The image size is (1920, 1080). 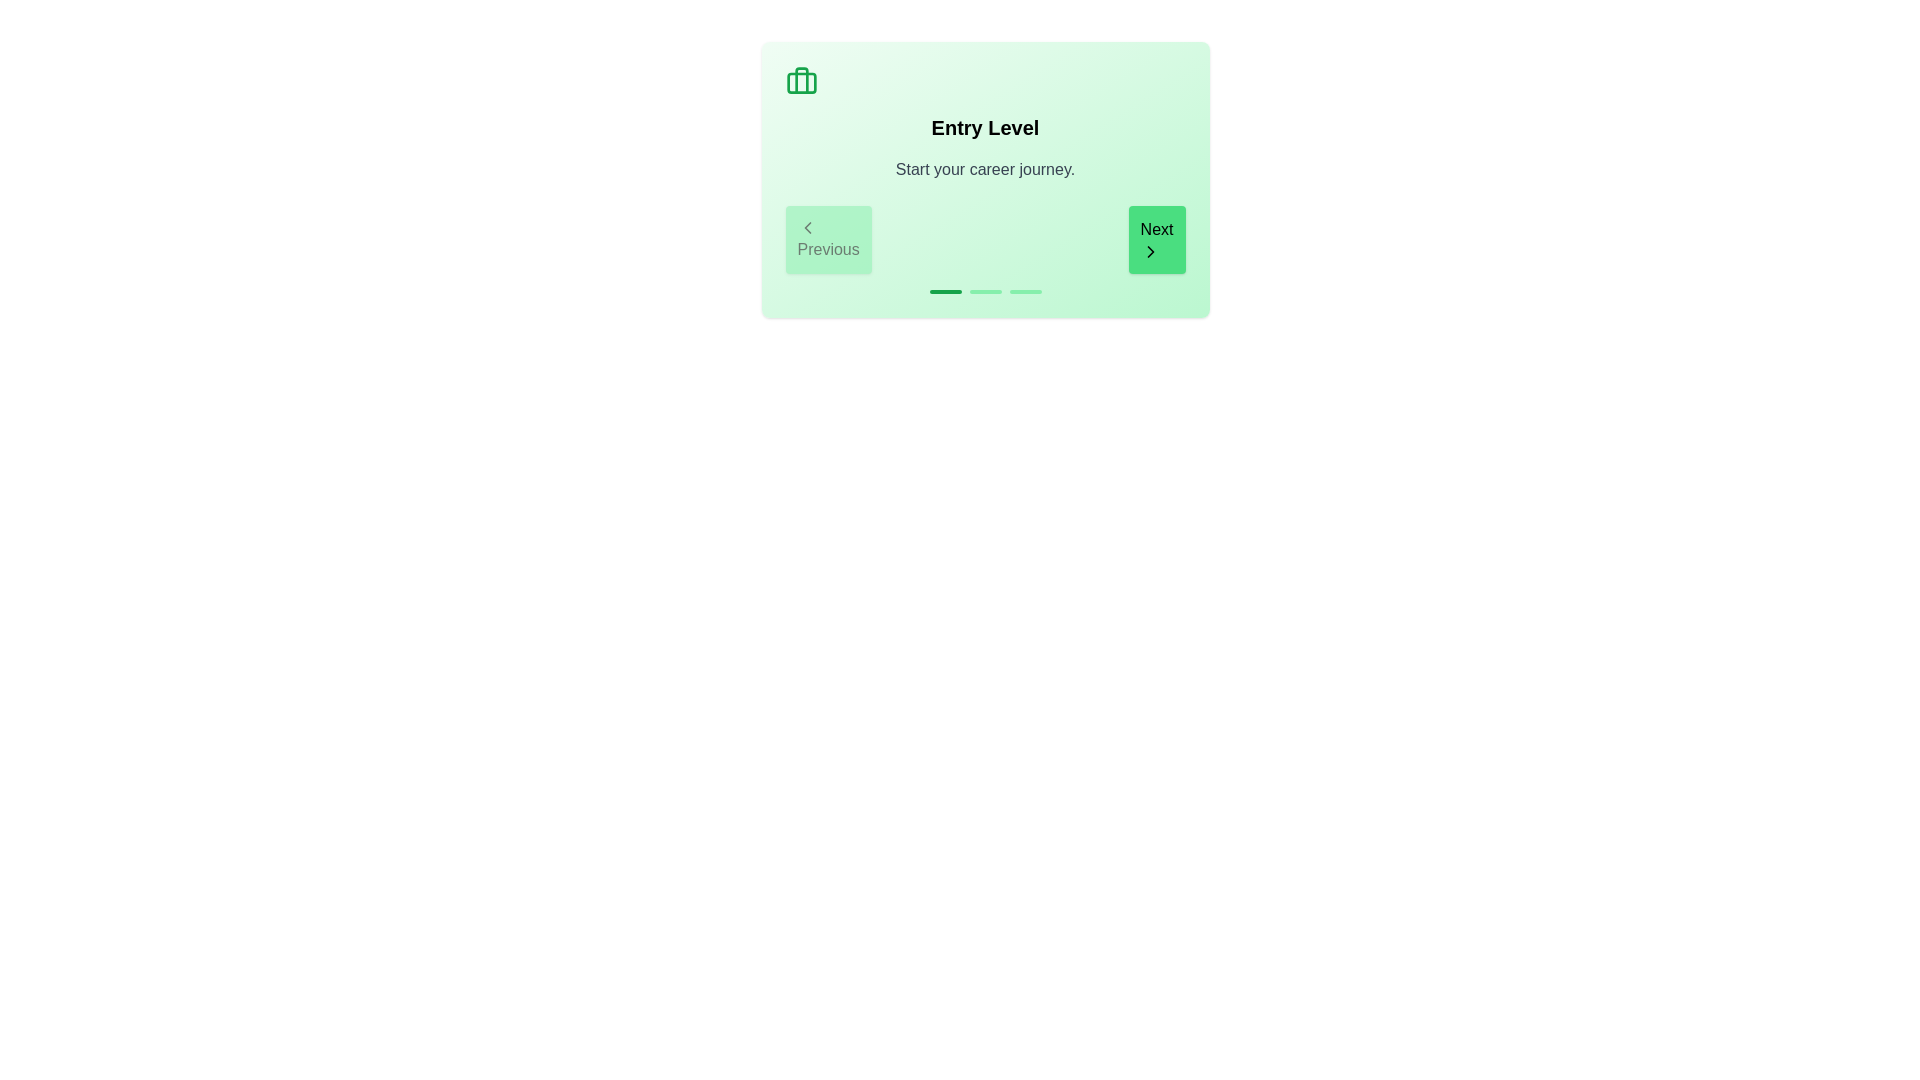 I want to click on the navigation button Previous, so click(x=828, y=238).